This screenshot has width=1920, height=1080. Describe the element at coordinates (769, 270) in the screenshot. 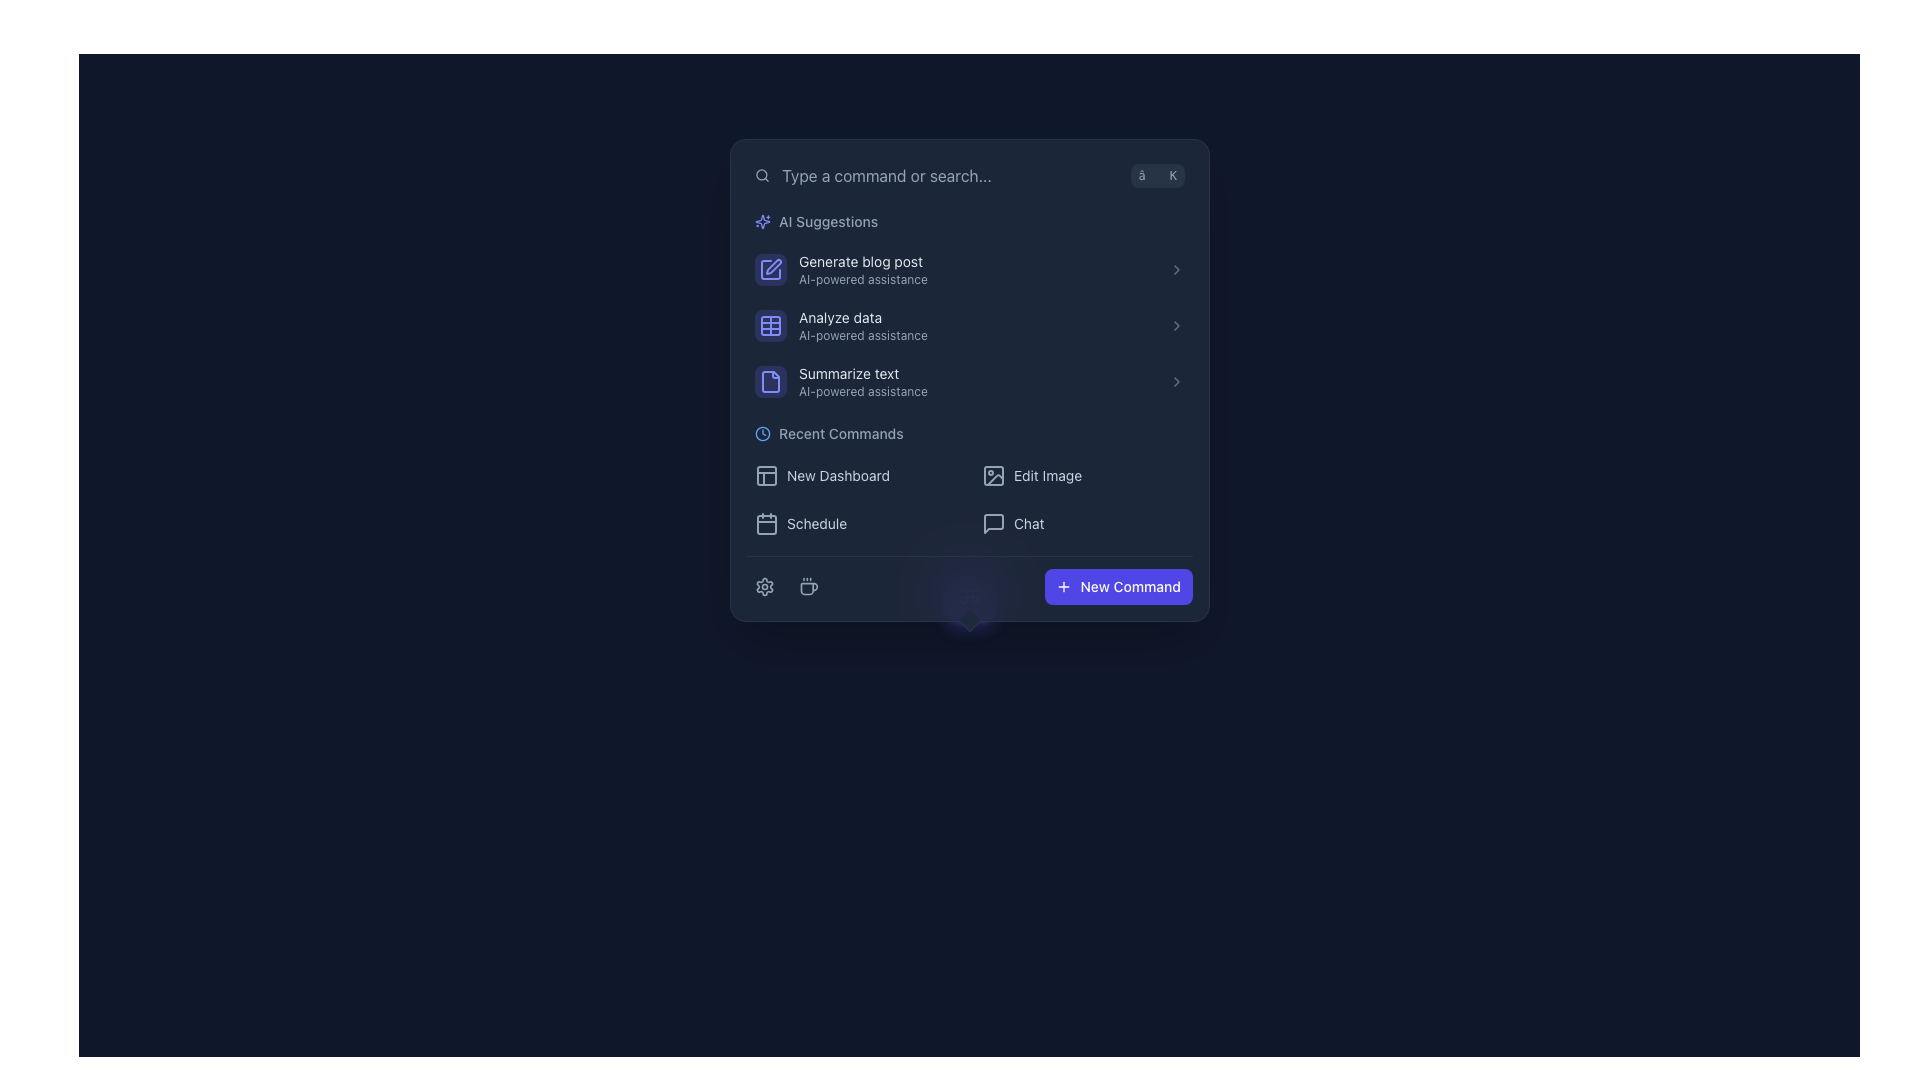

I see `the 'Generate blog post' icon in the AI Suggestions menu` at that location.